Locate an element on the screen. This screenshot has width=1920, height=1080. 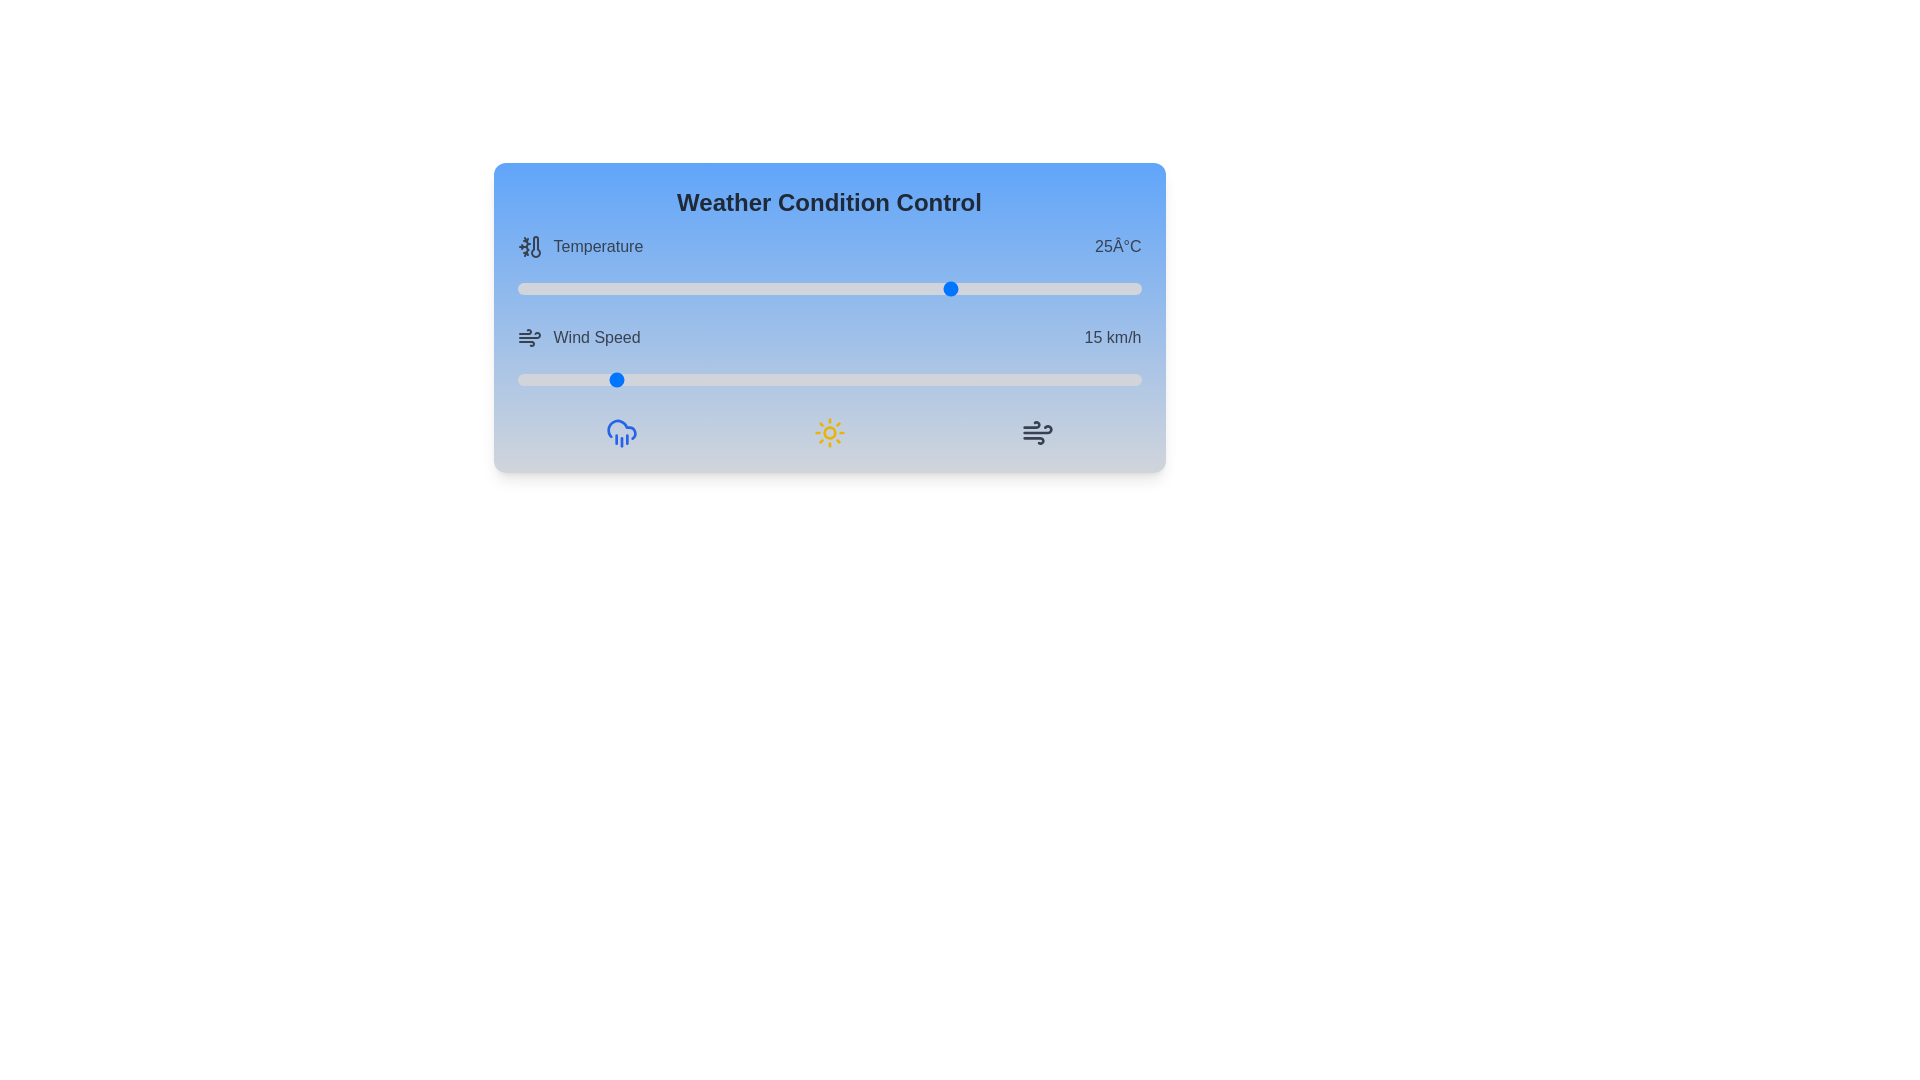
the wind speed slider to 42 km/h is located at coordinates (778, 380).